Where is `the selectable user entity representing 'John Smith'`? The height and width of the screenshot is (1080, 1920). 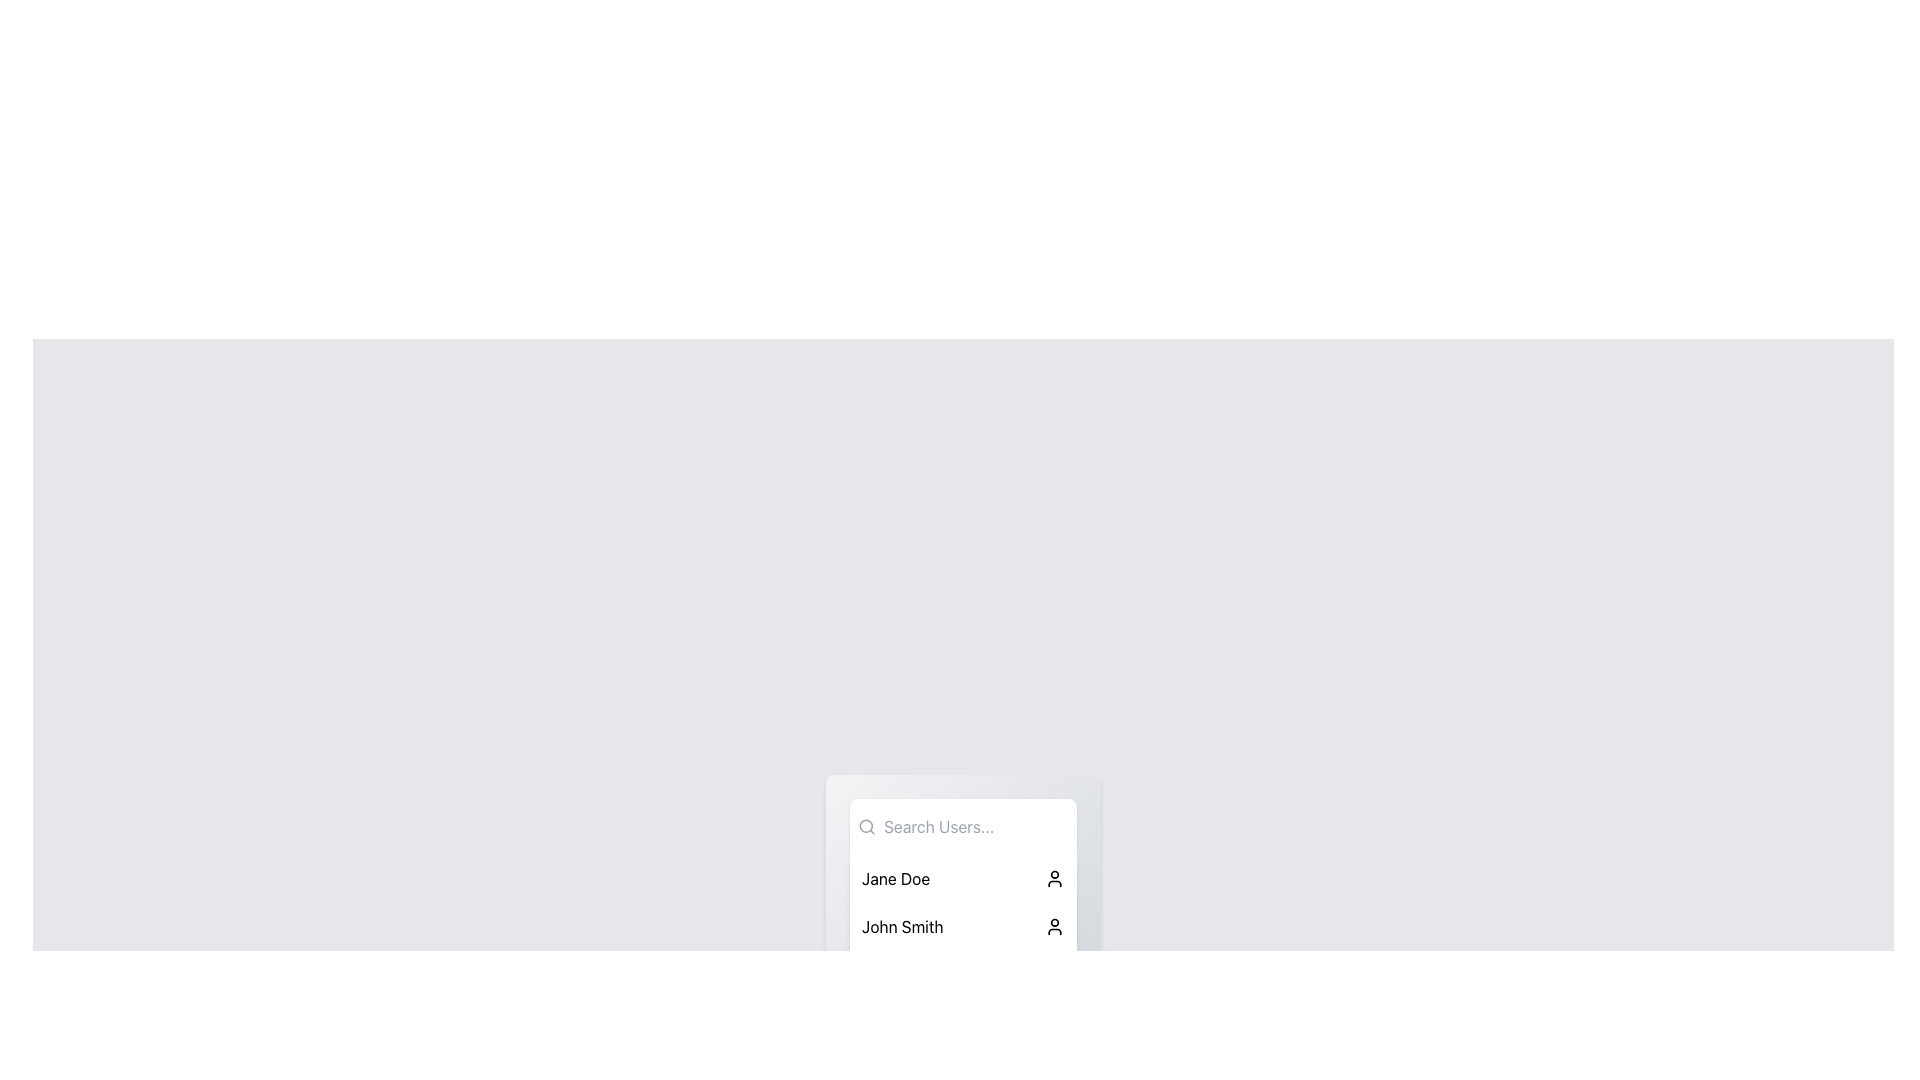 the selectable user entity representing 'John Smith' is located at coordinates (963, 926).